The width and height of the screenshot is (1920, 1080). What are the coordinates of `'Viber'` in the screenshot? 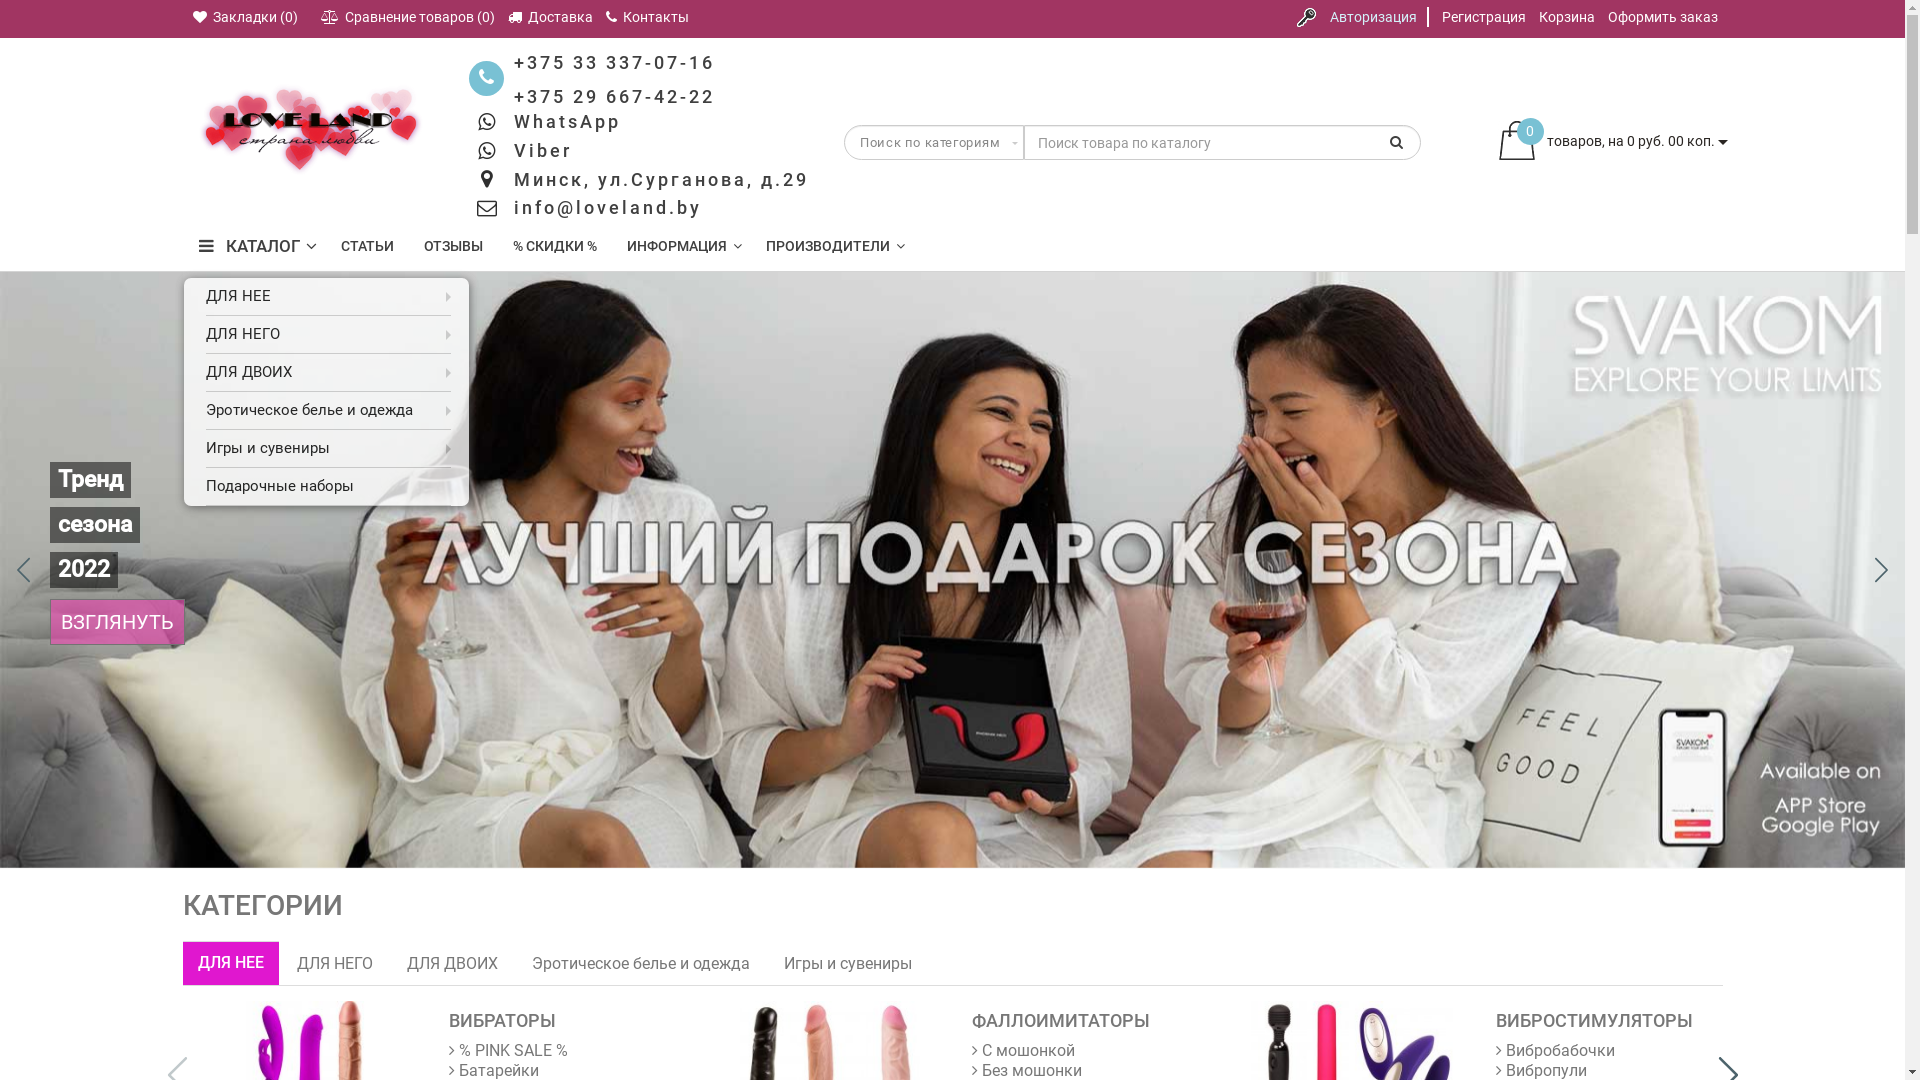 It's located at (542, 149).